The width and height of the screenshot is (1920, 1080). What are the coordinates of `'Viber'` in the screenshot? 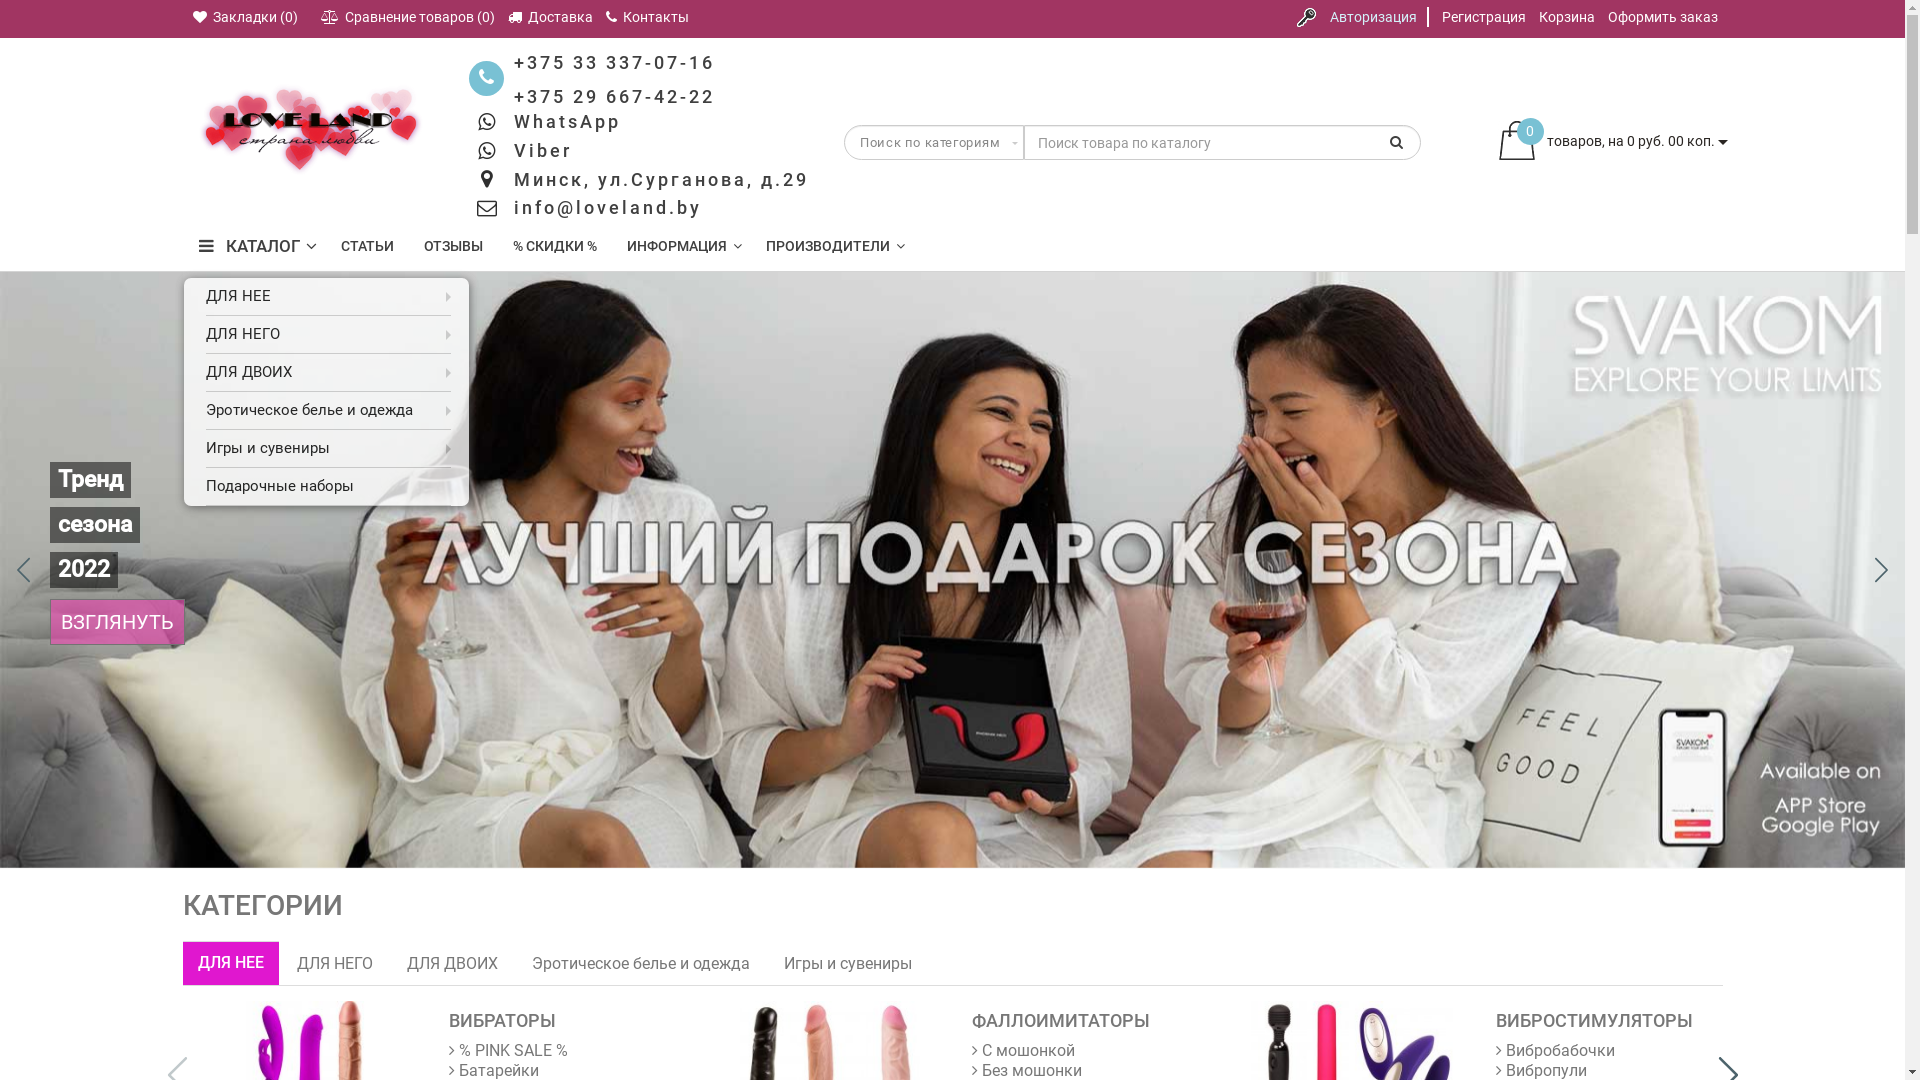 It's located at (542, 149).